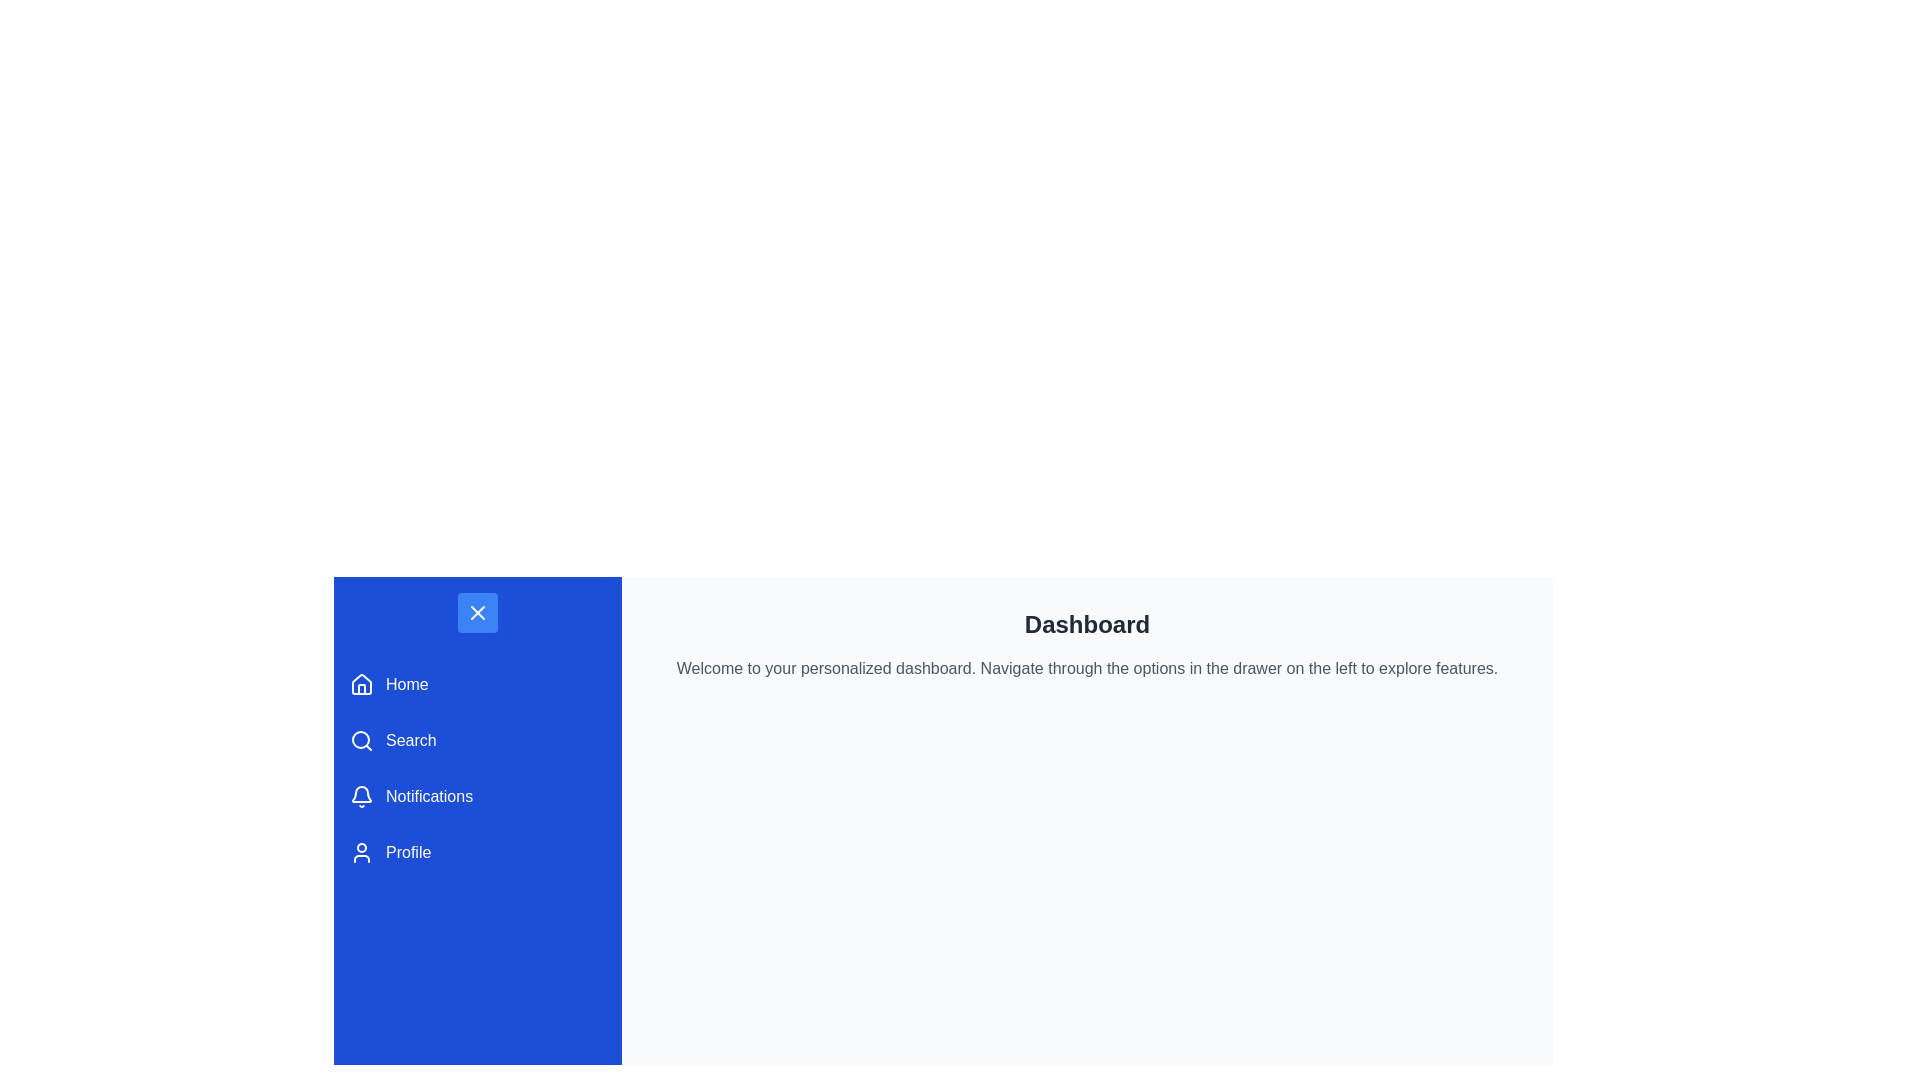 This screenshot has height=1080, width=1920. I want to click on the 'Search' text label located on the left-hand sidebar, so click(410, 740).